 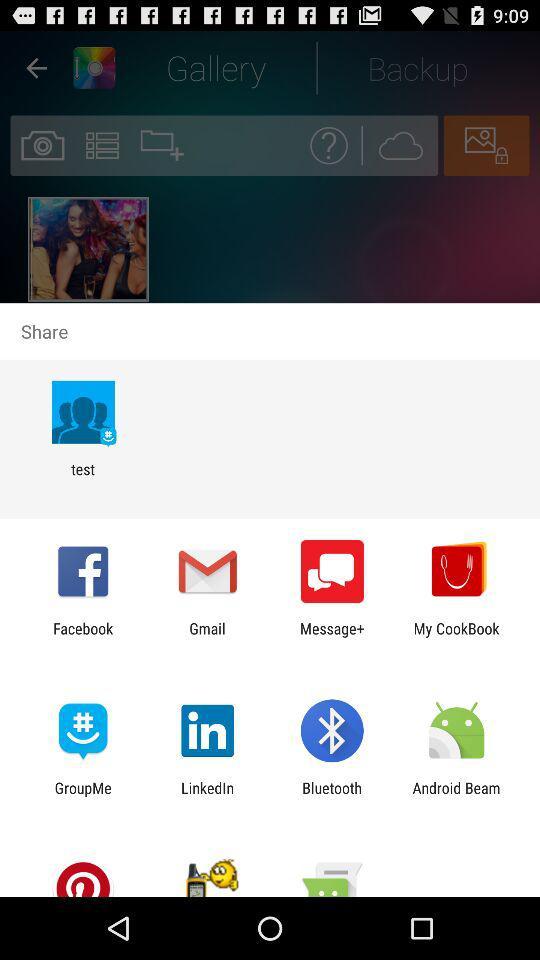 I want to click on item next to android beam item, so click(x=332, y=796).